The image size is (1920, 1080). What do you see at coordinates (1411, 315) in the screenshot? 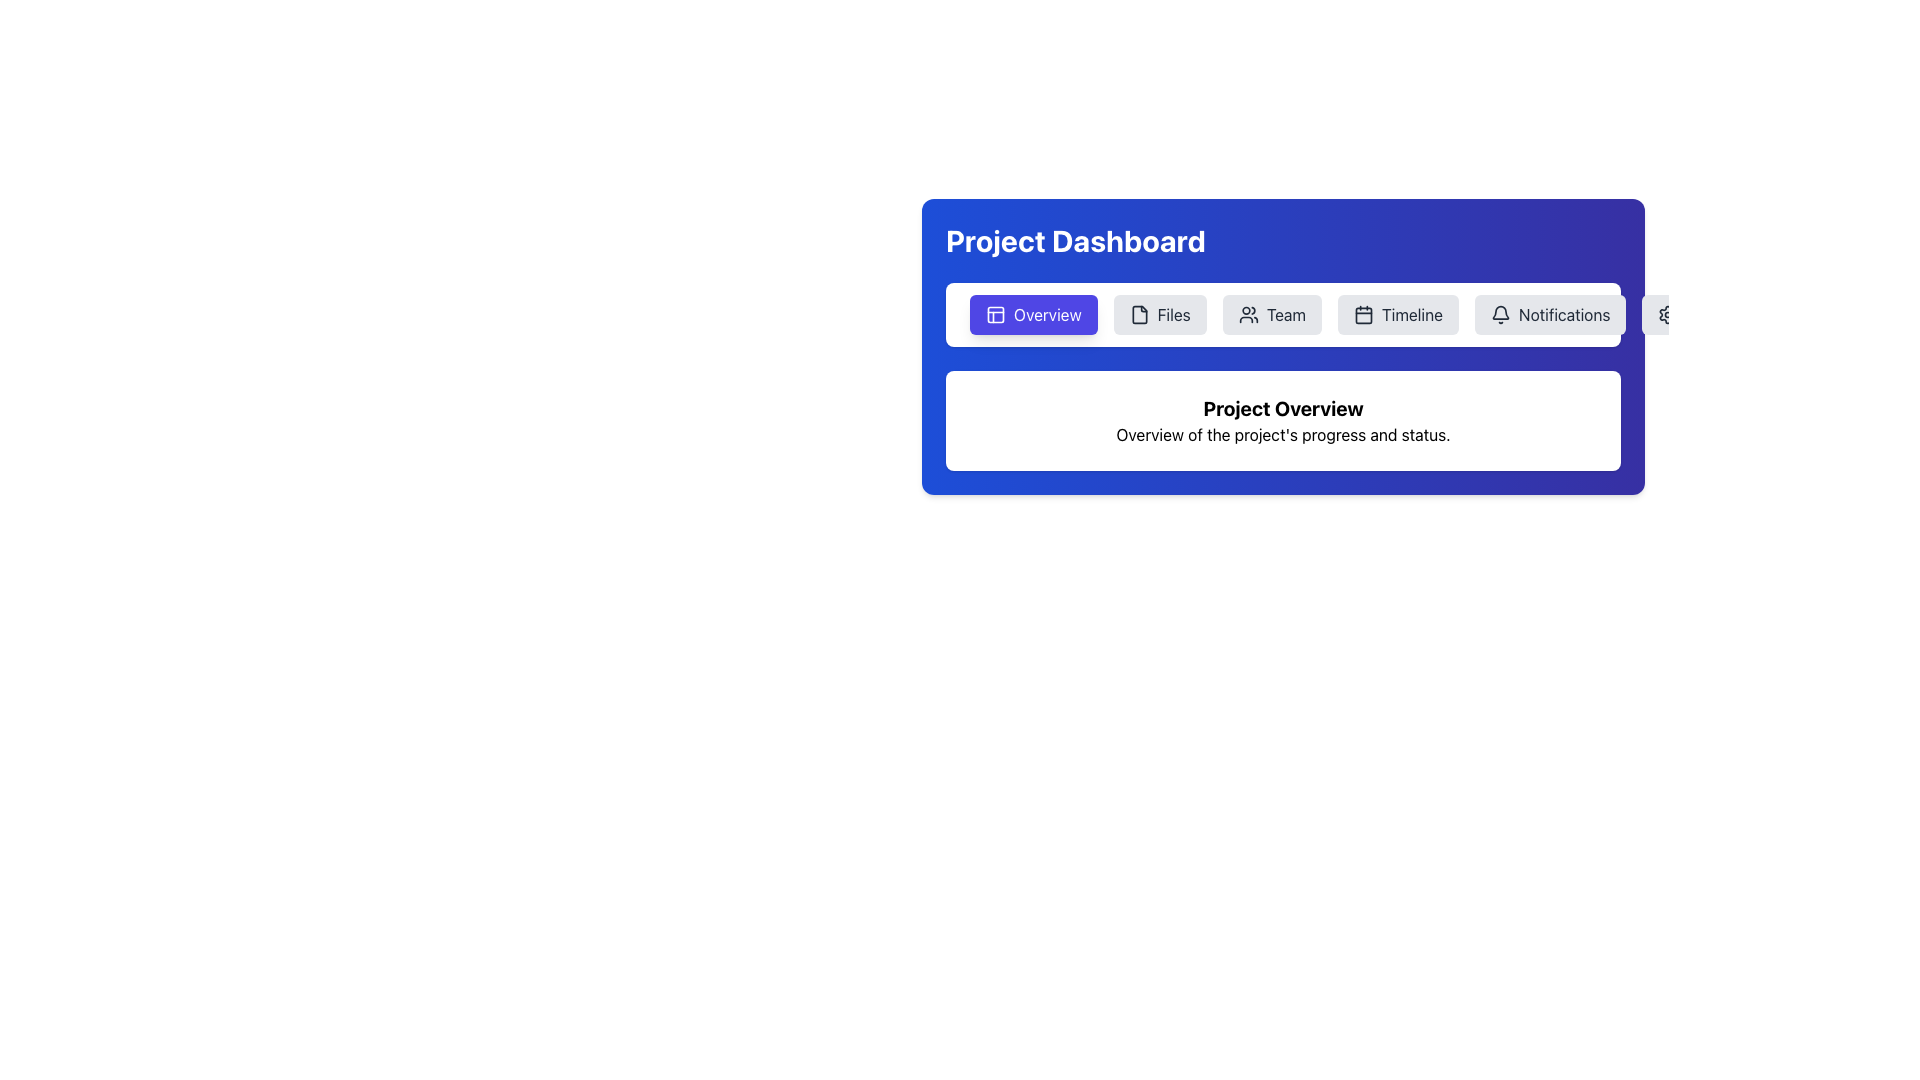
I see `the 'Timeline' button in the navigation bar` at bounding box center [1411, 315].